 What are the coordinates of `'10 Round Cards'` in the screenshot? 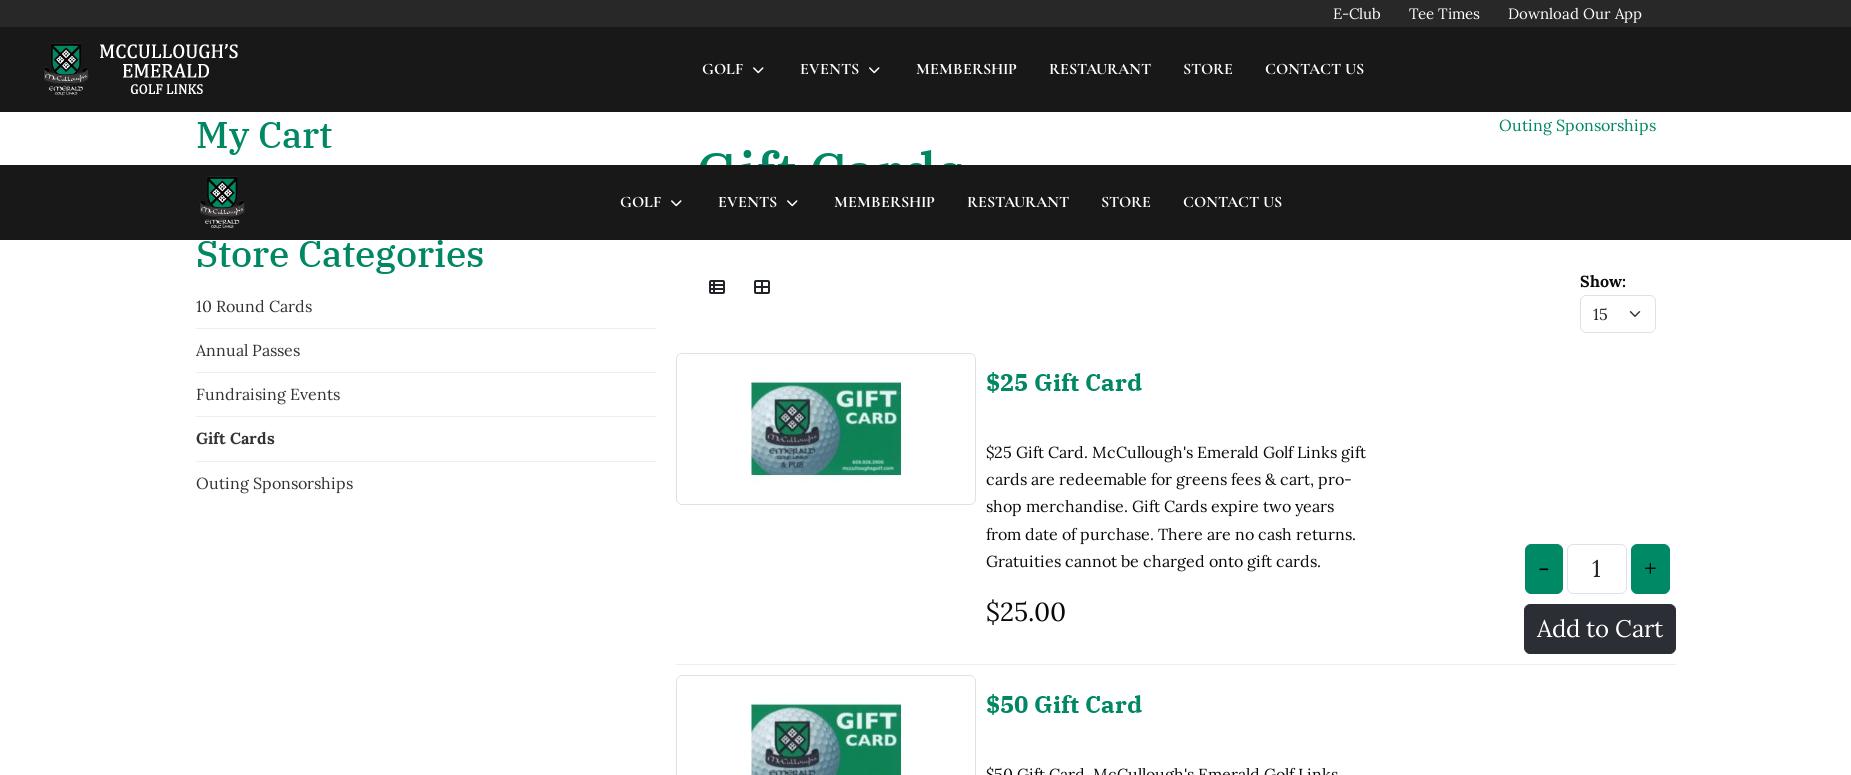 It's located at (252, 138).